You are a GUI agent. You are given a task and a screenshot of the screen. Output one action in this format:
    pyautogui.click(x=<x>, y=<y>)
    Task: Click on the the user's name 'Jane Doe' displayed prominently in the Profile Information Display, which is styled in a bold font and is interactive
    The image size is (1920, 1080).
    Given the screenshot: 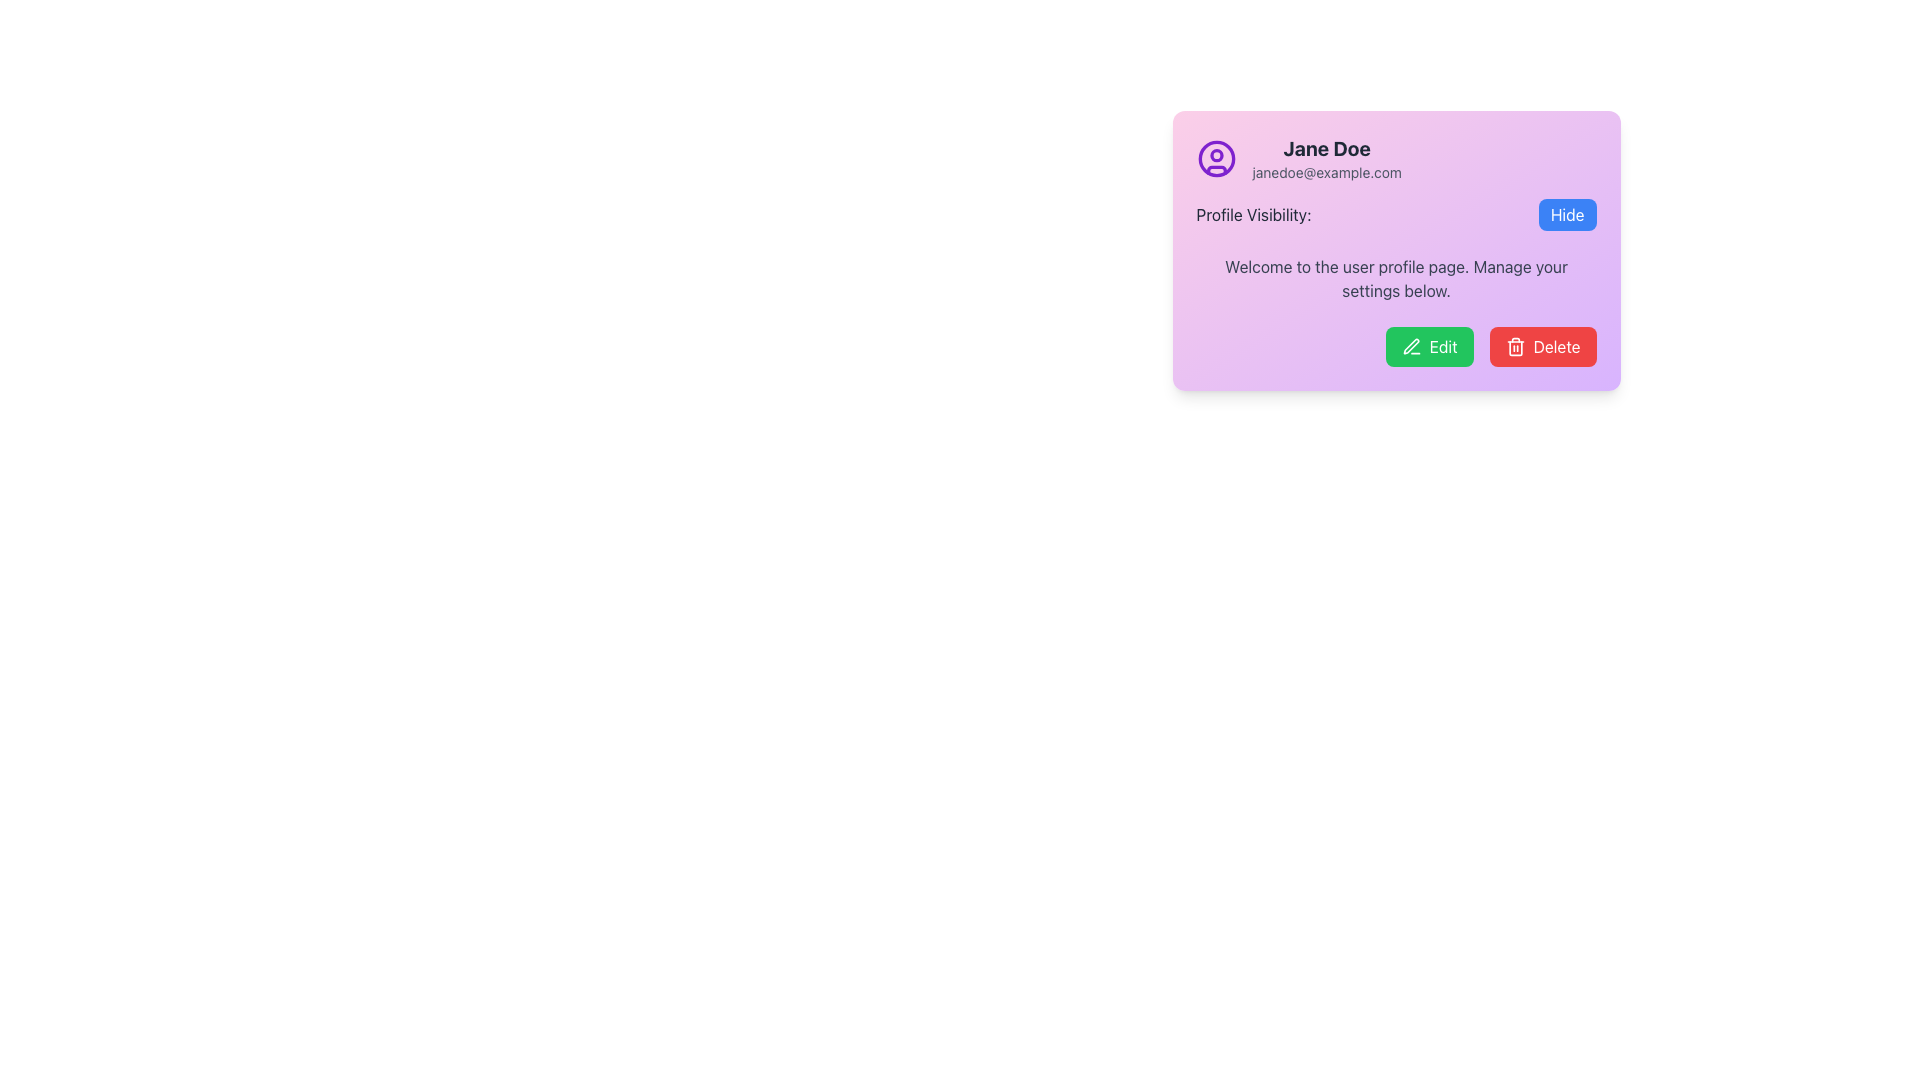 What is the action you would take?
    pyautogui.click(x=1395, y=157)
    